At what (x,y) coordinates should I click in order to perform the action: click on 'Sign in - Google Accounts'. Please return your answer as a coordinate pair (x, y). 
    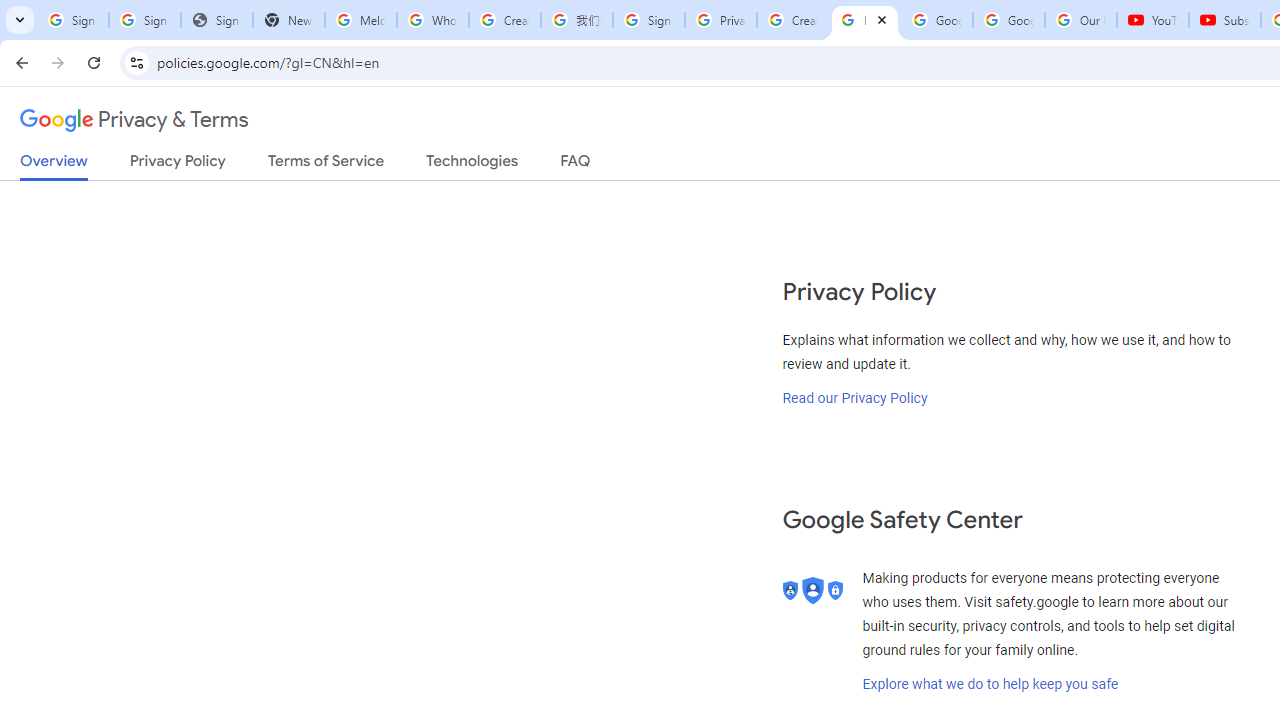
    Looking at the image, I should click on (72, 20).